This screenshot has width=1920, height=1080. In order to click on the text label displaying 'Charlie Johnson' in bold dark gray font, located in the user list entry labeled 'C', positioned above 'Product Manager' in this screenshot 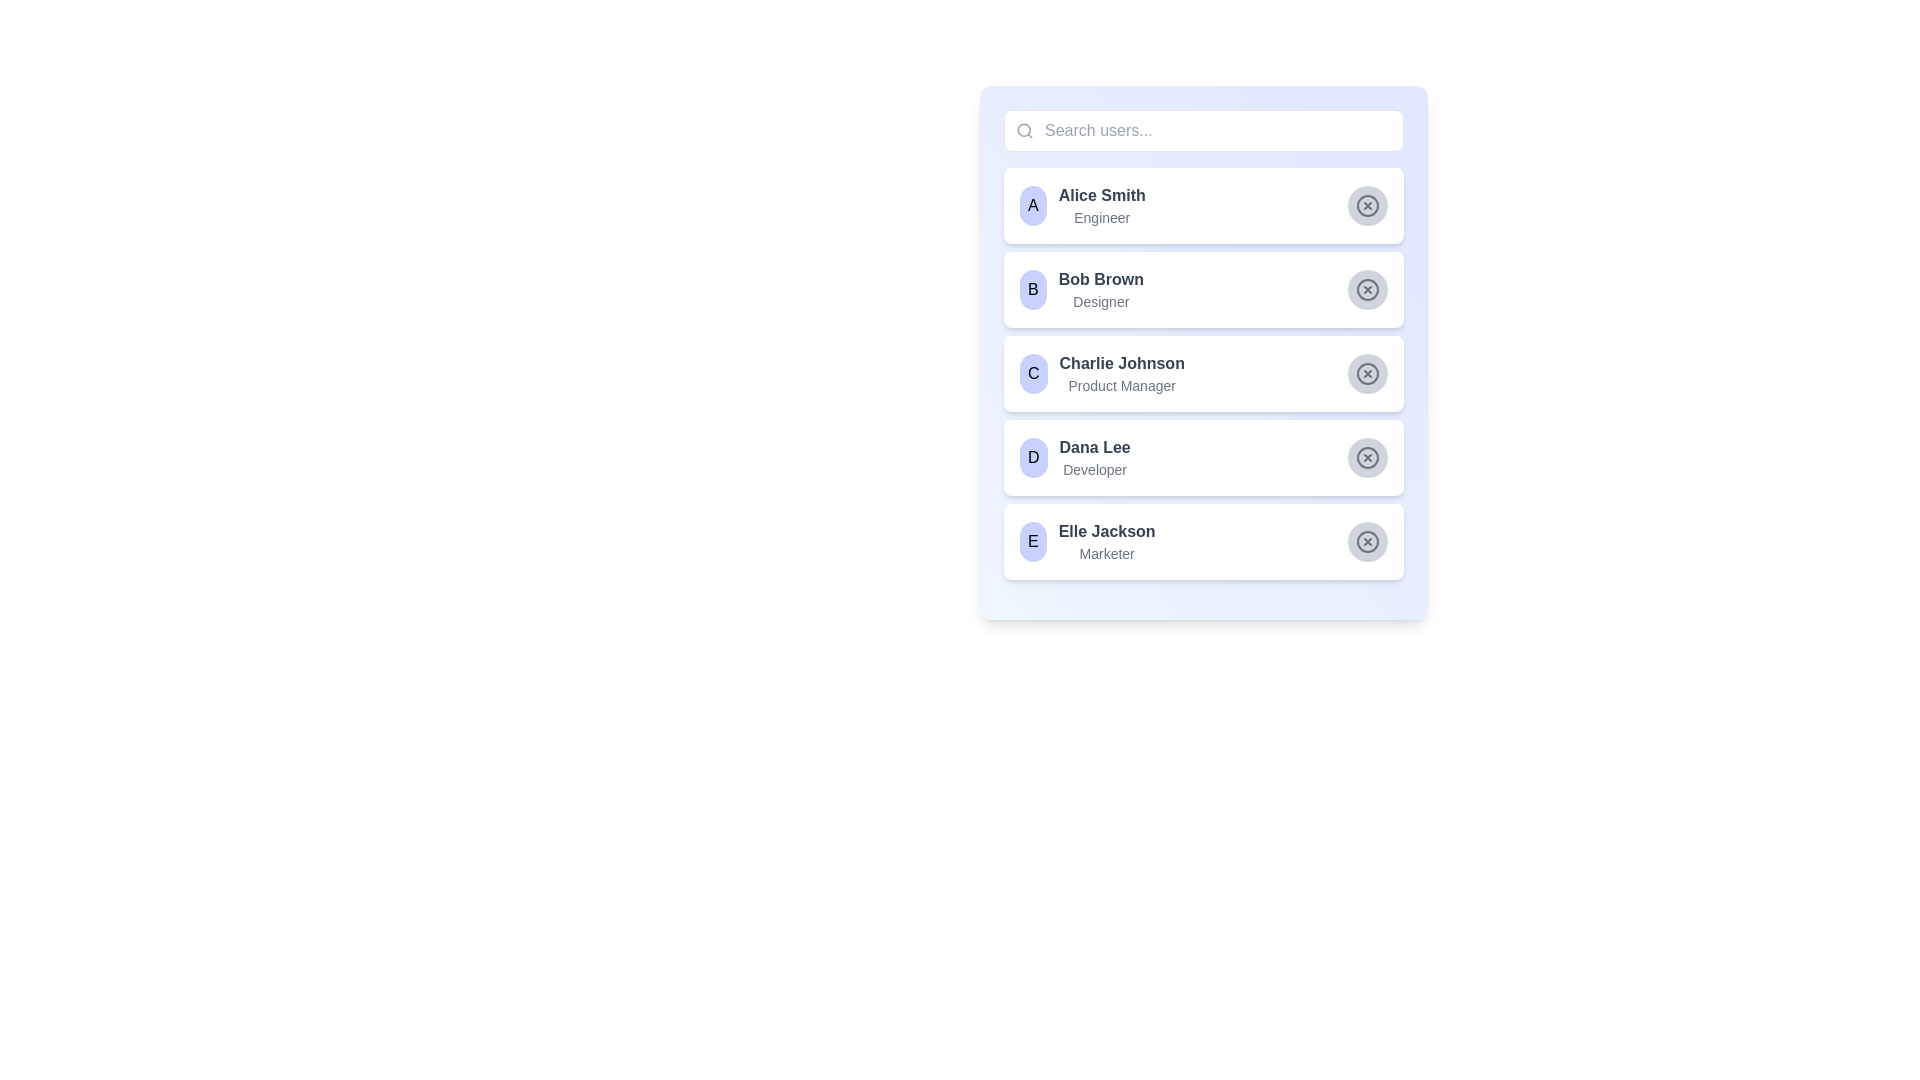, I will do `click(1122, 363)`.